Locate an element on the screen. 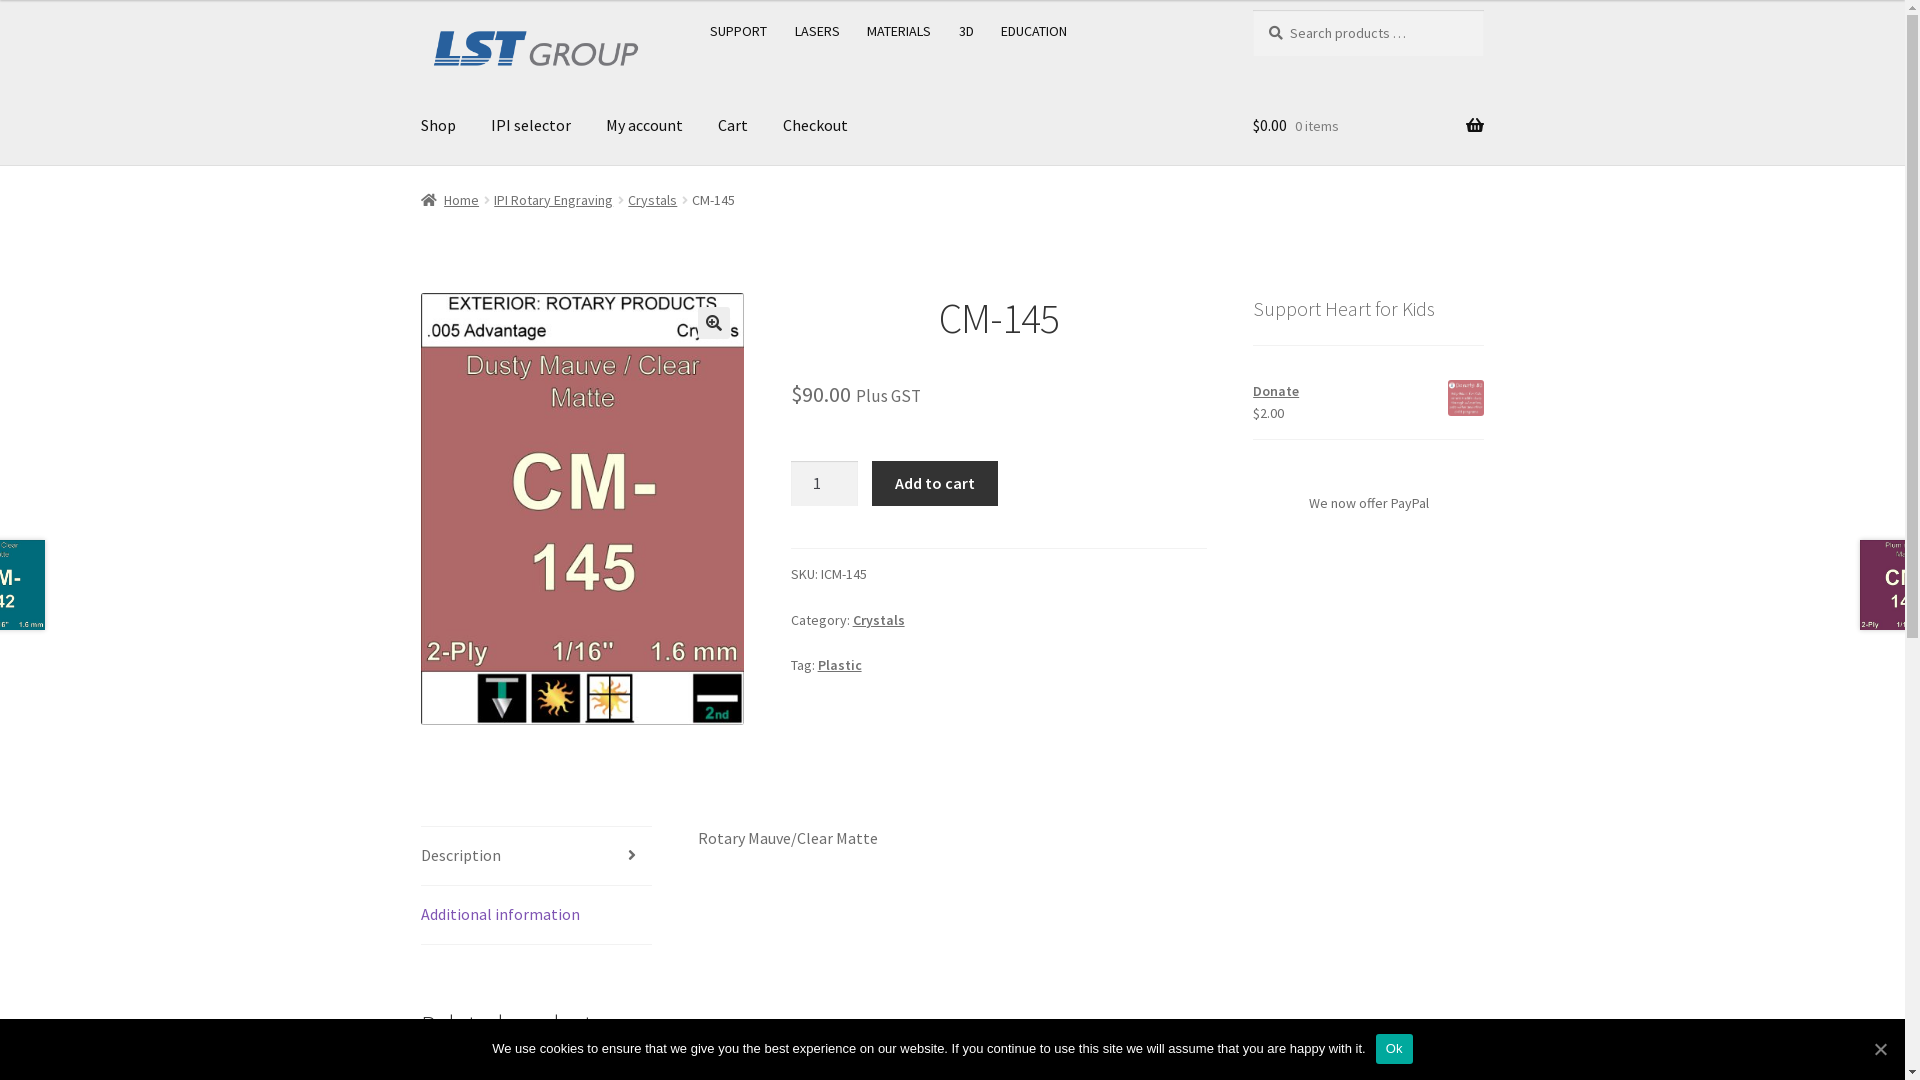 The height and width of the screenshot is (1080, 1920). '3D' is located at coordinates (966, 30).